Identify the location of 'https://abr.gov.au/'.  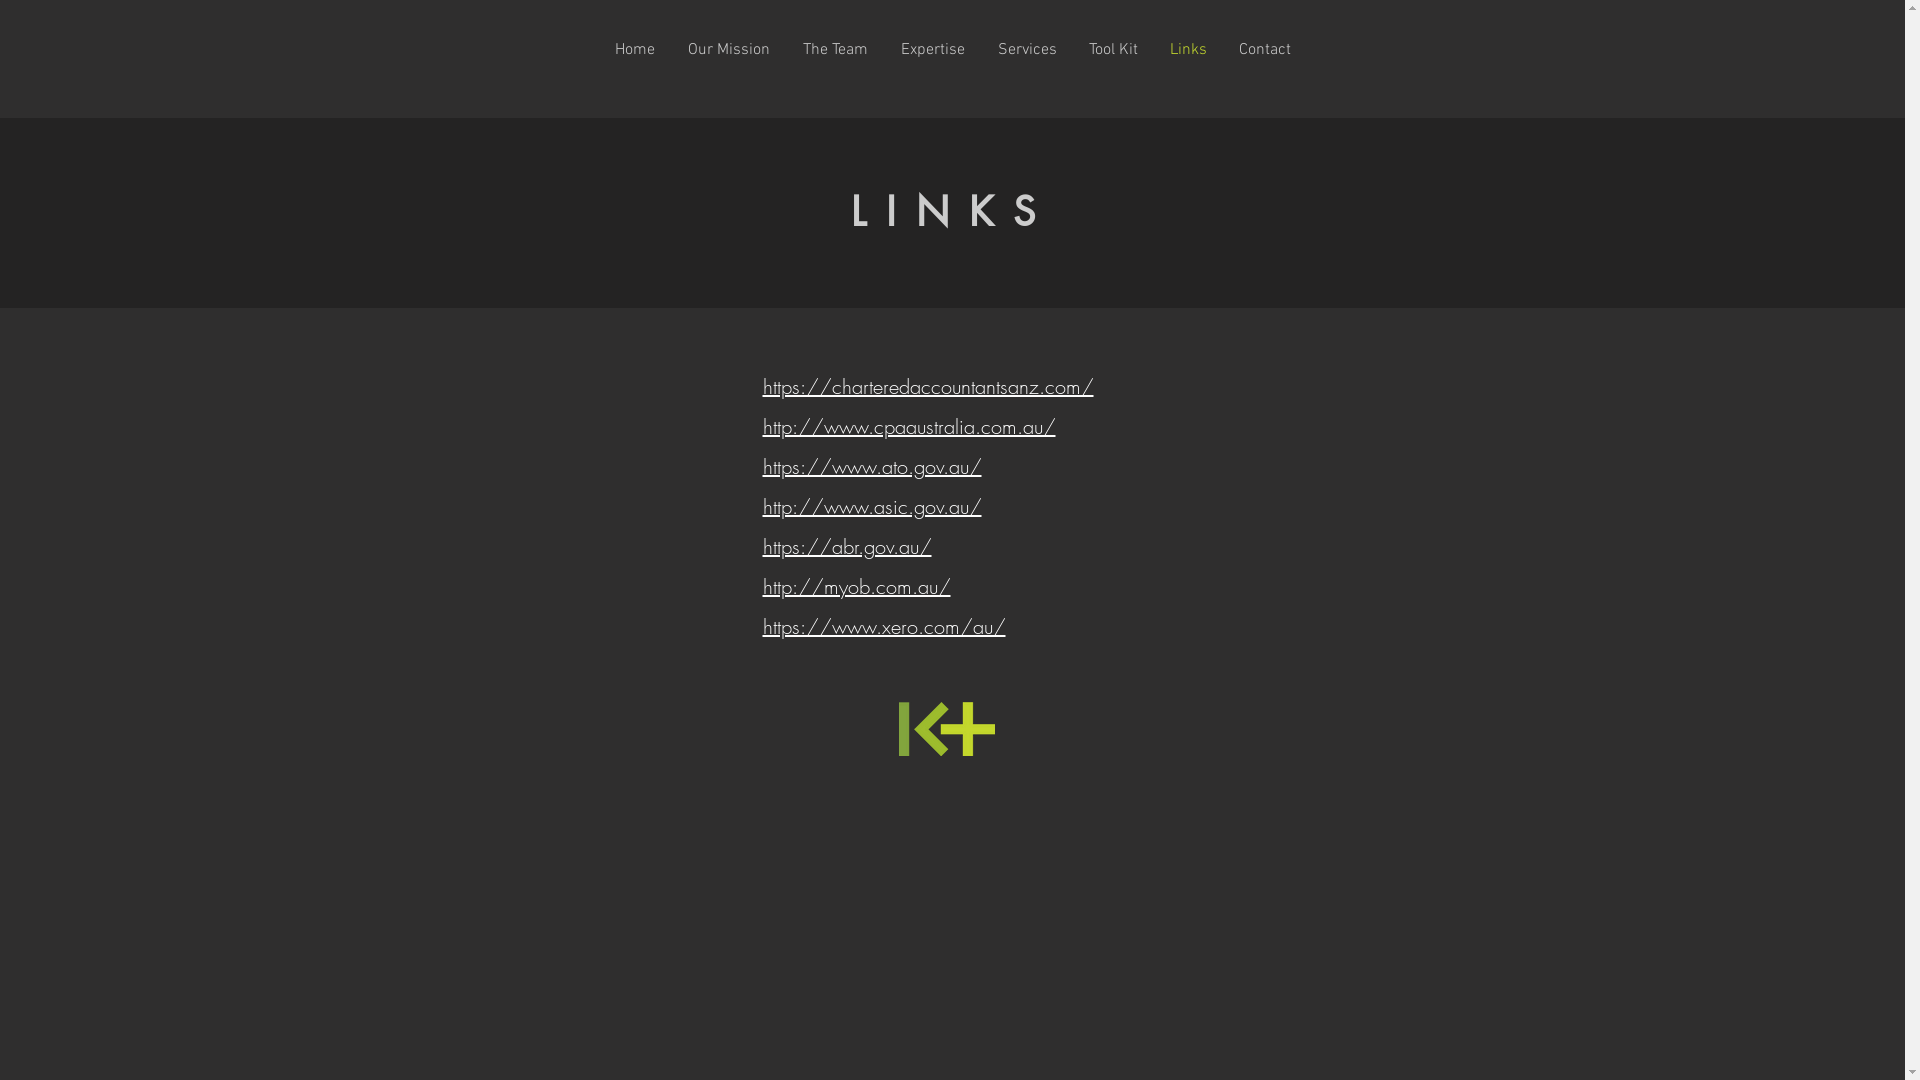
(846, 546).